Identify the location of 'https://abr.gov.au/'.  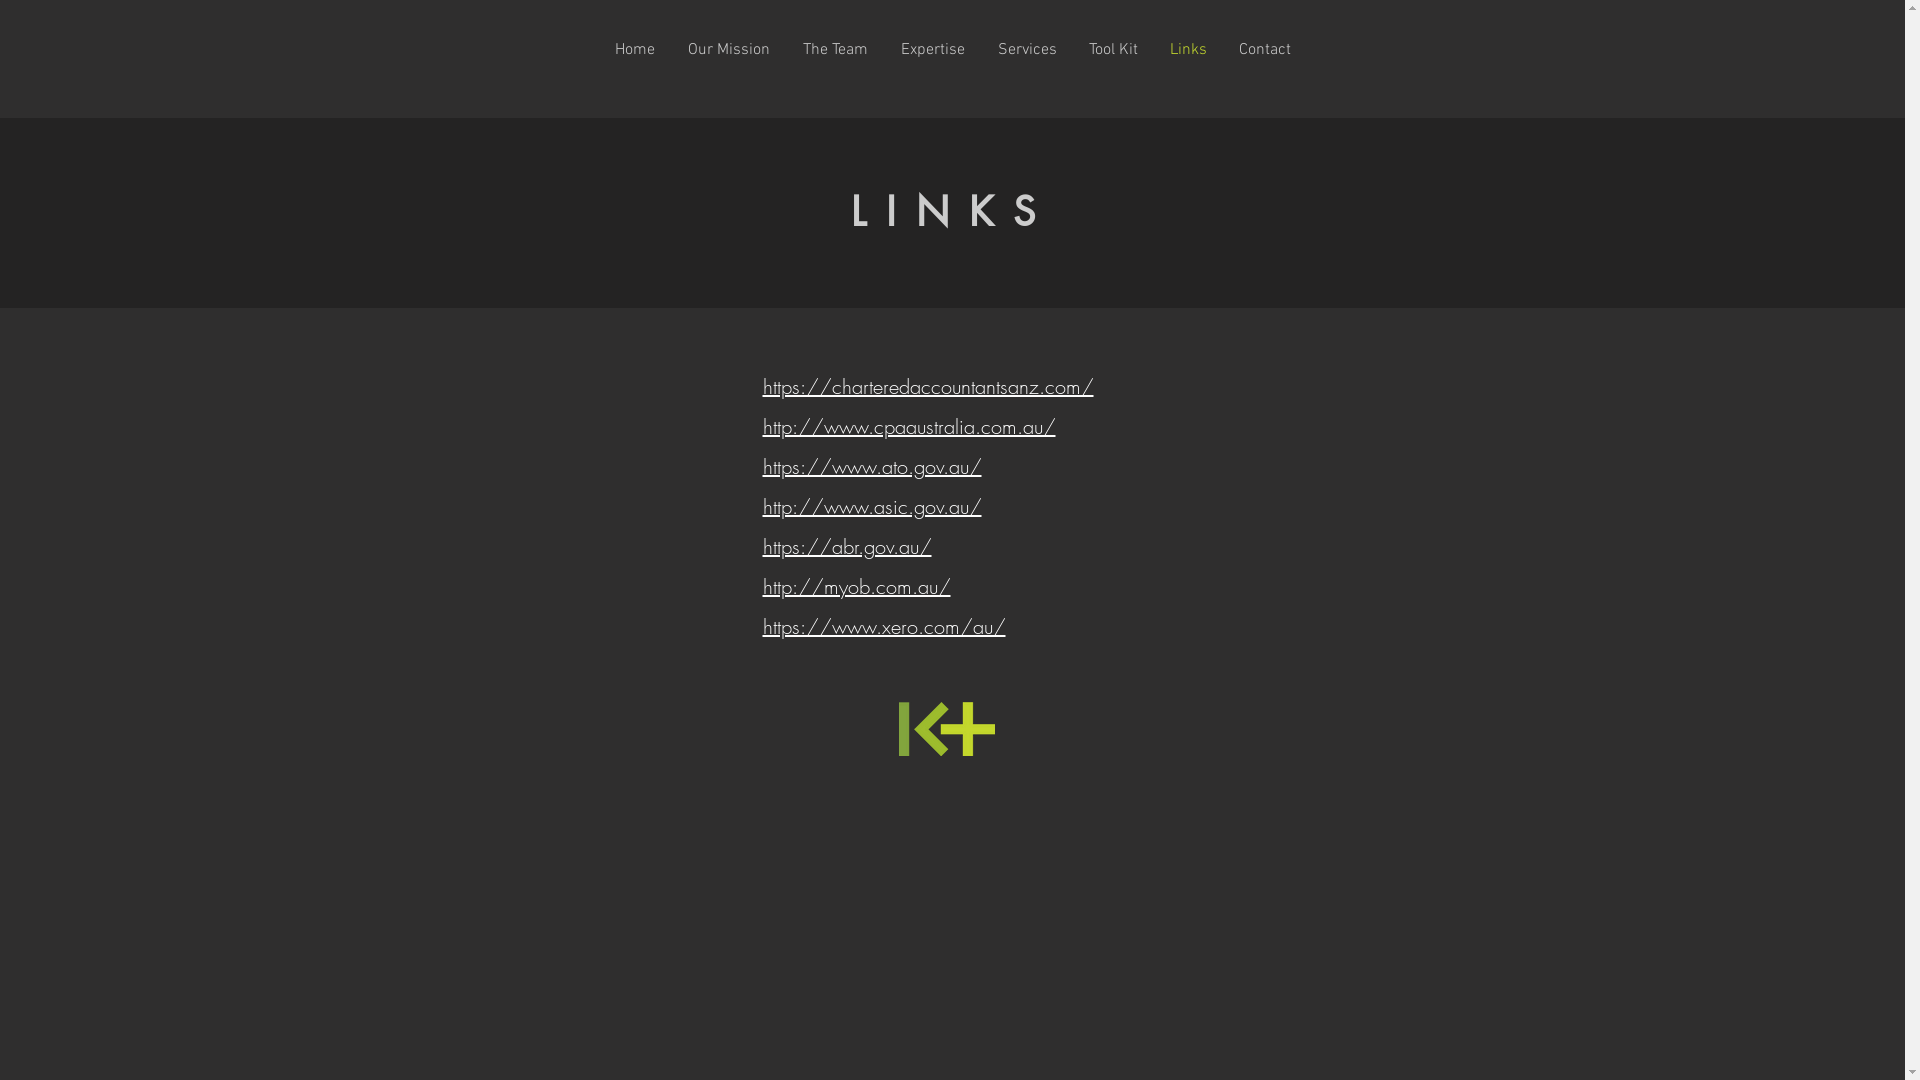
(846, 546).